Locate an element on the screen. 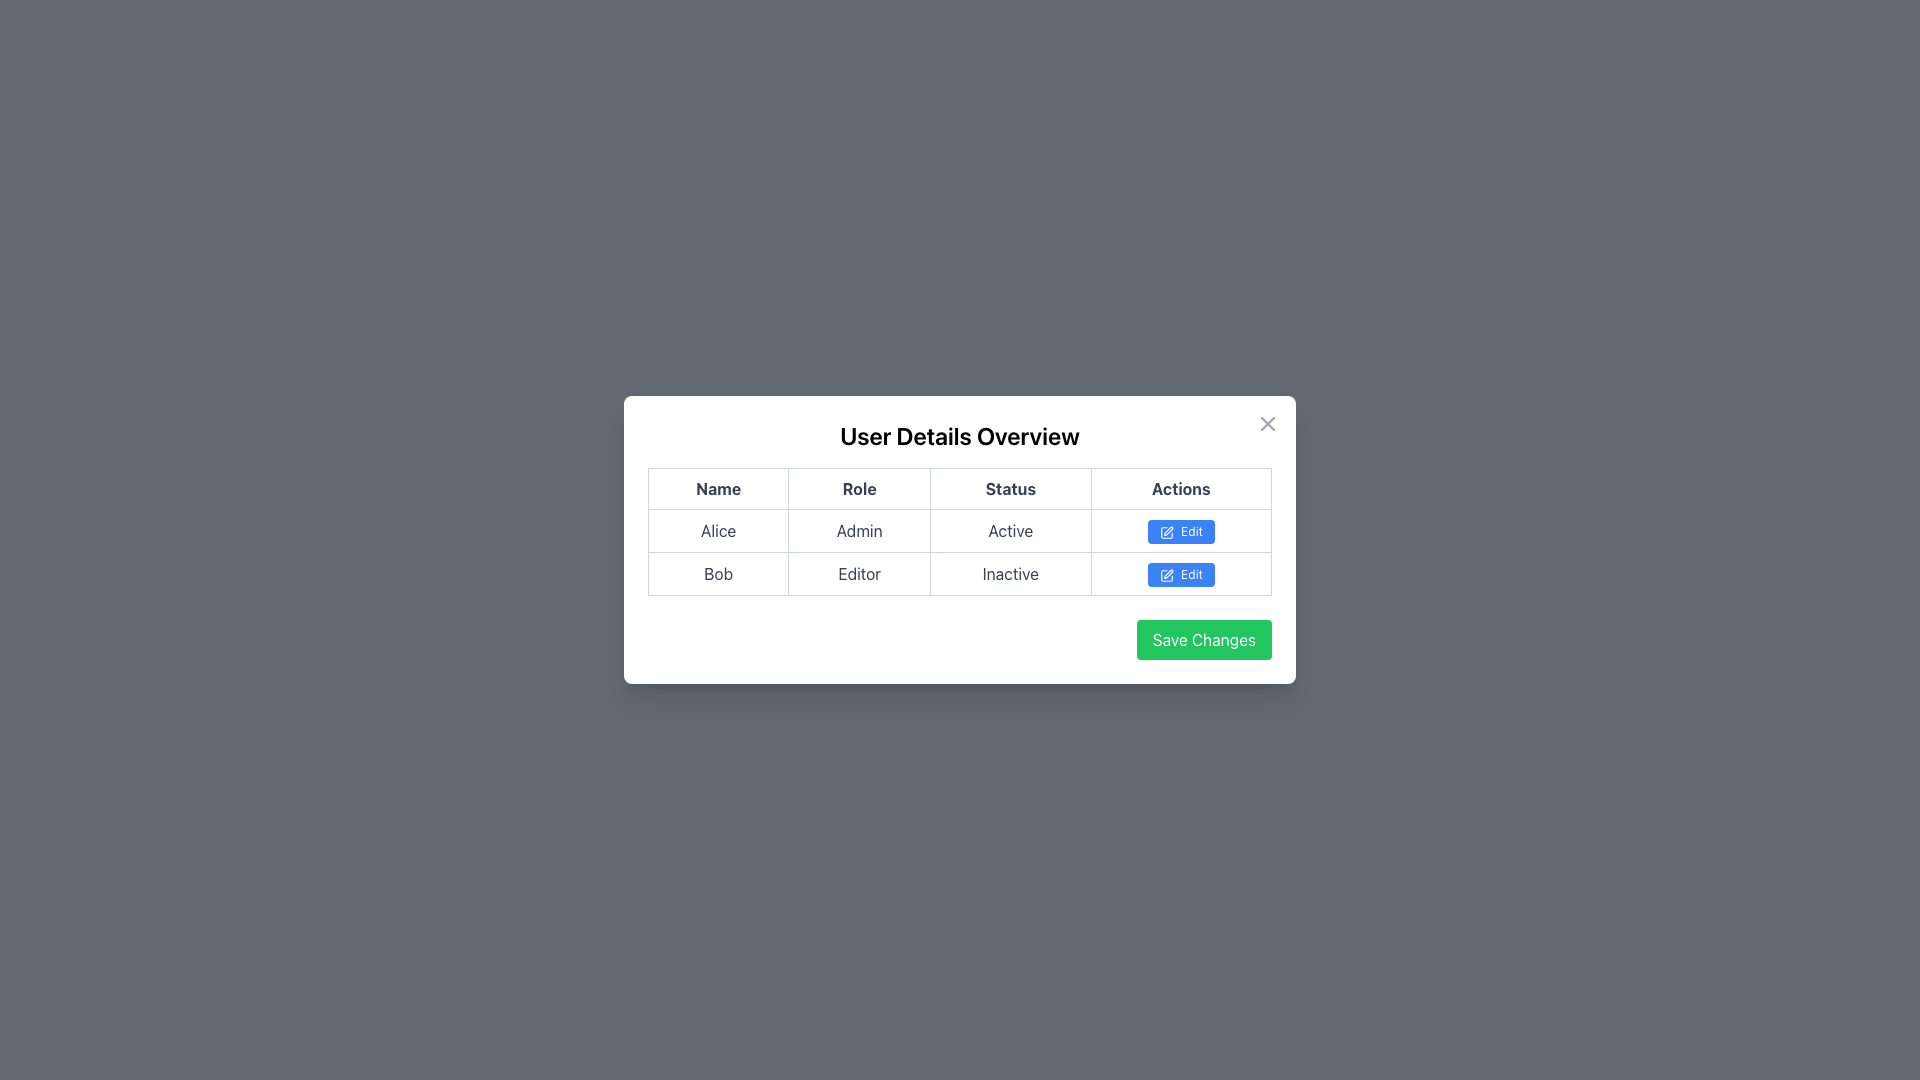 This screenshot has width=1920, height=1080. the Label displaying 'Alice' which is located at the top left of a row in a structured table, directly below the 'Name' column header is located at coordinates (718, 530).